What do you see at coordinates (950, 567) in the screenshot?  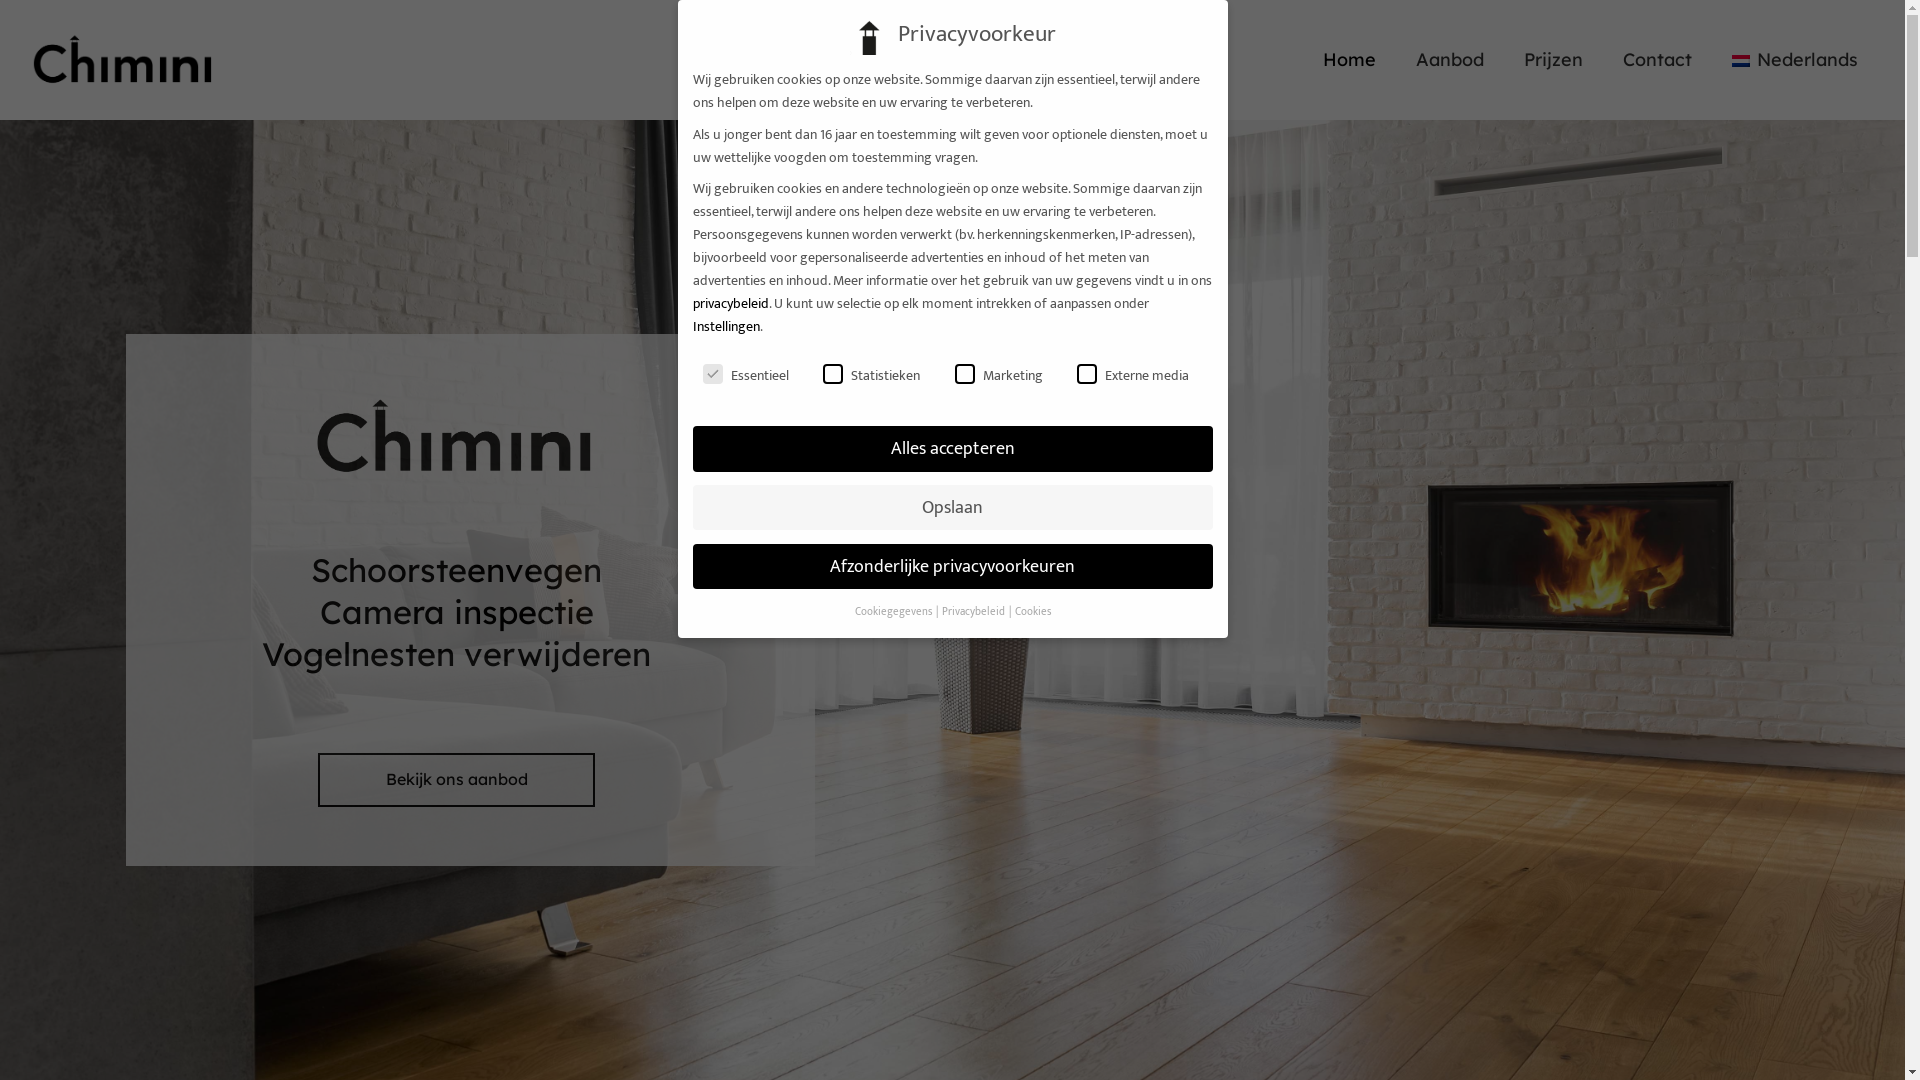 I see `'Afzonderlijke privacyvoorkeuren'` at bounding box center [950, 567].